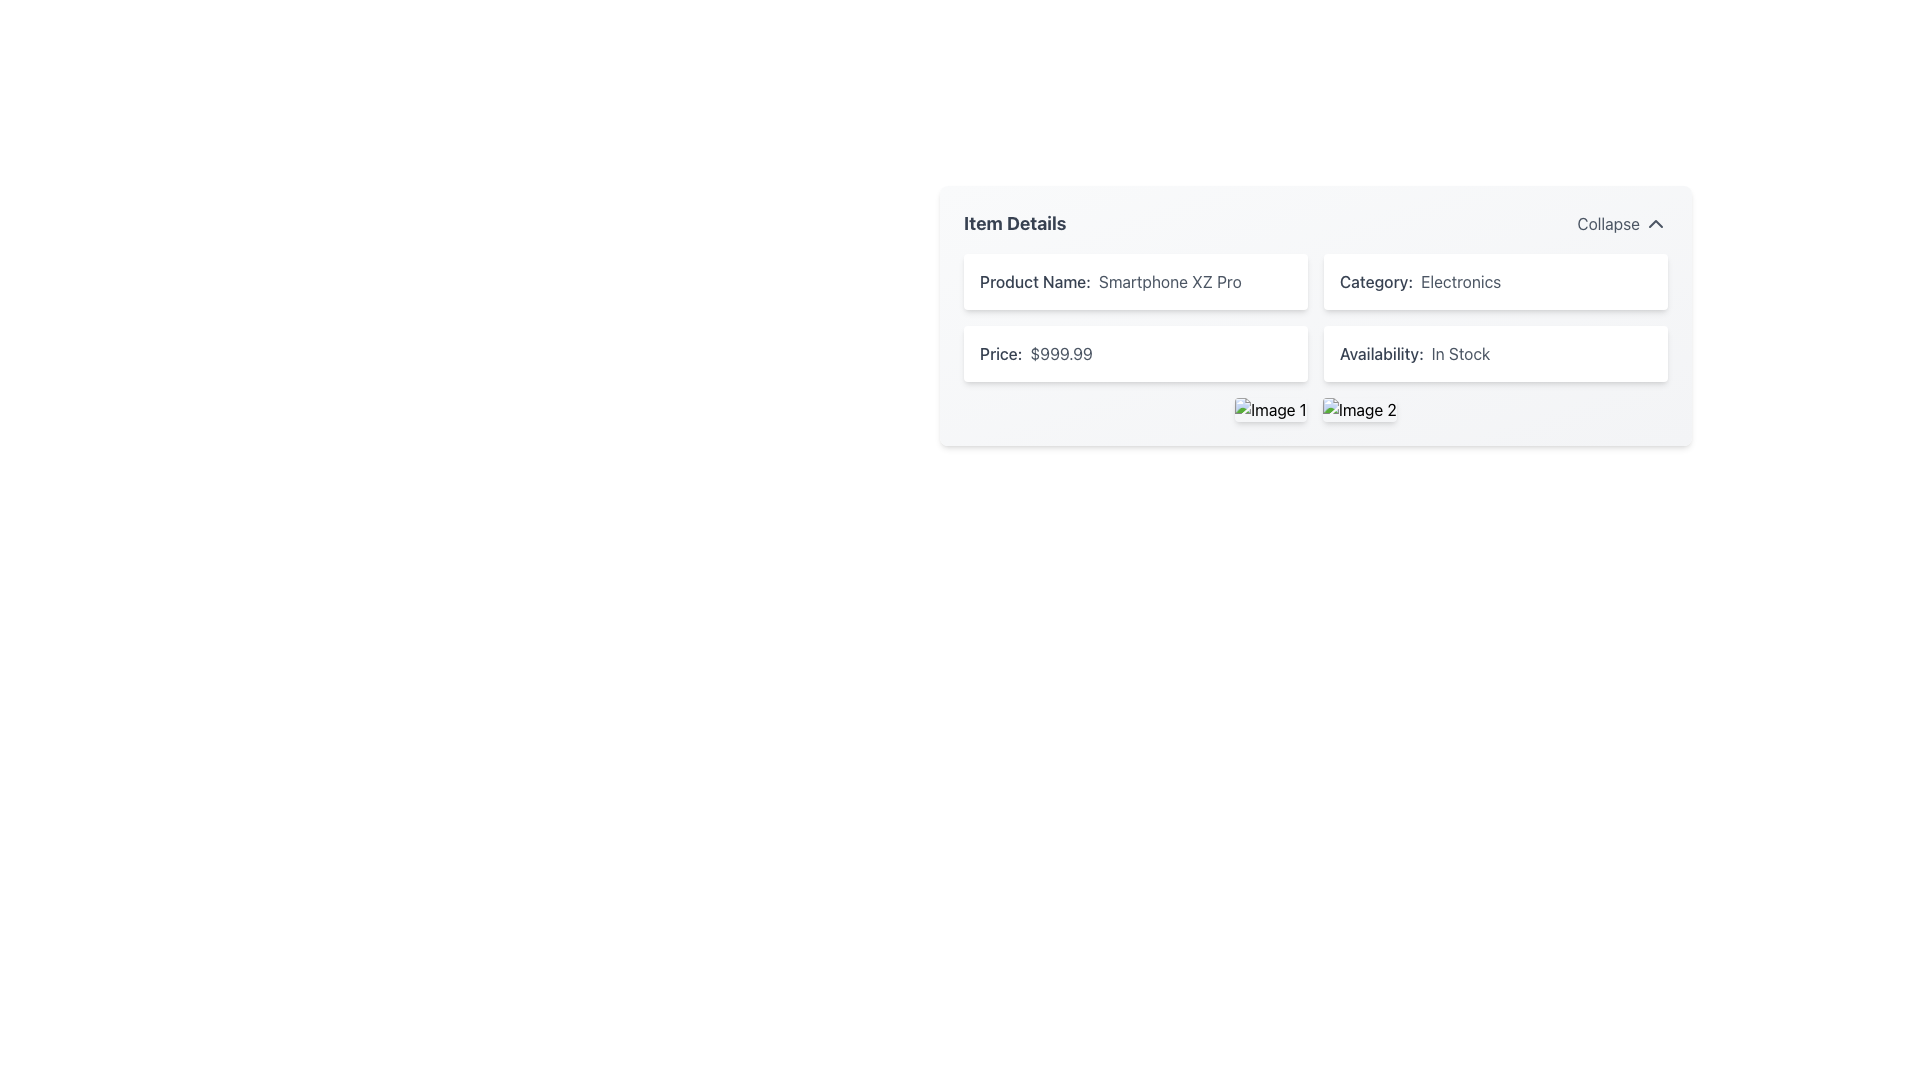 The width and height of the screenshot is (1920, 1080). What do you see at coordinates (1622, 223) in the screenshot?
I see `the toggle button in the top-right corner of the 'Item Details' section` at bounding box center [1622, 223].